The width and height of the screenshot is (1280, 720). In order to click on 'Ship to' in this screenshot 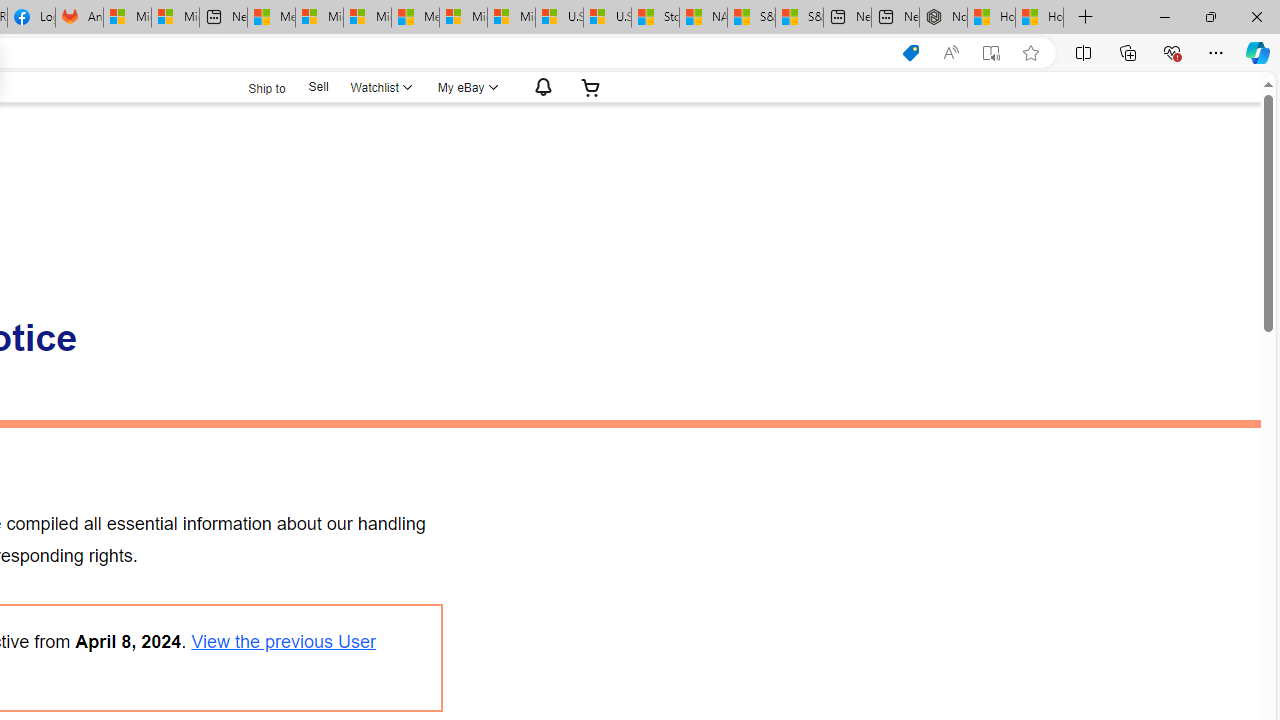, I will do `click(253, 85)`.